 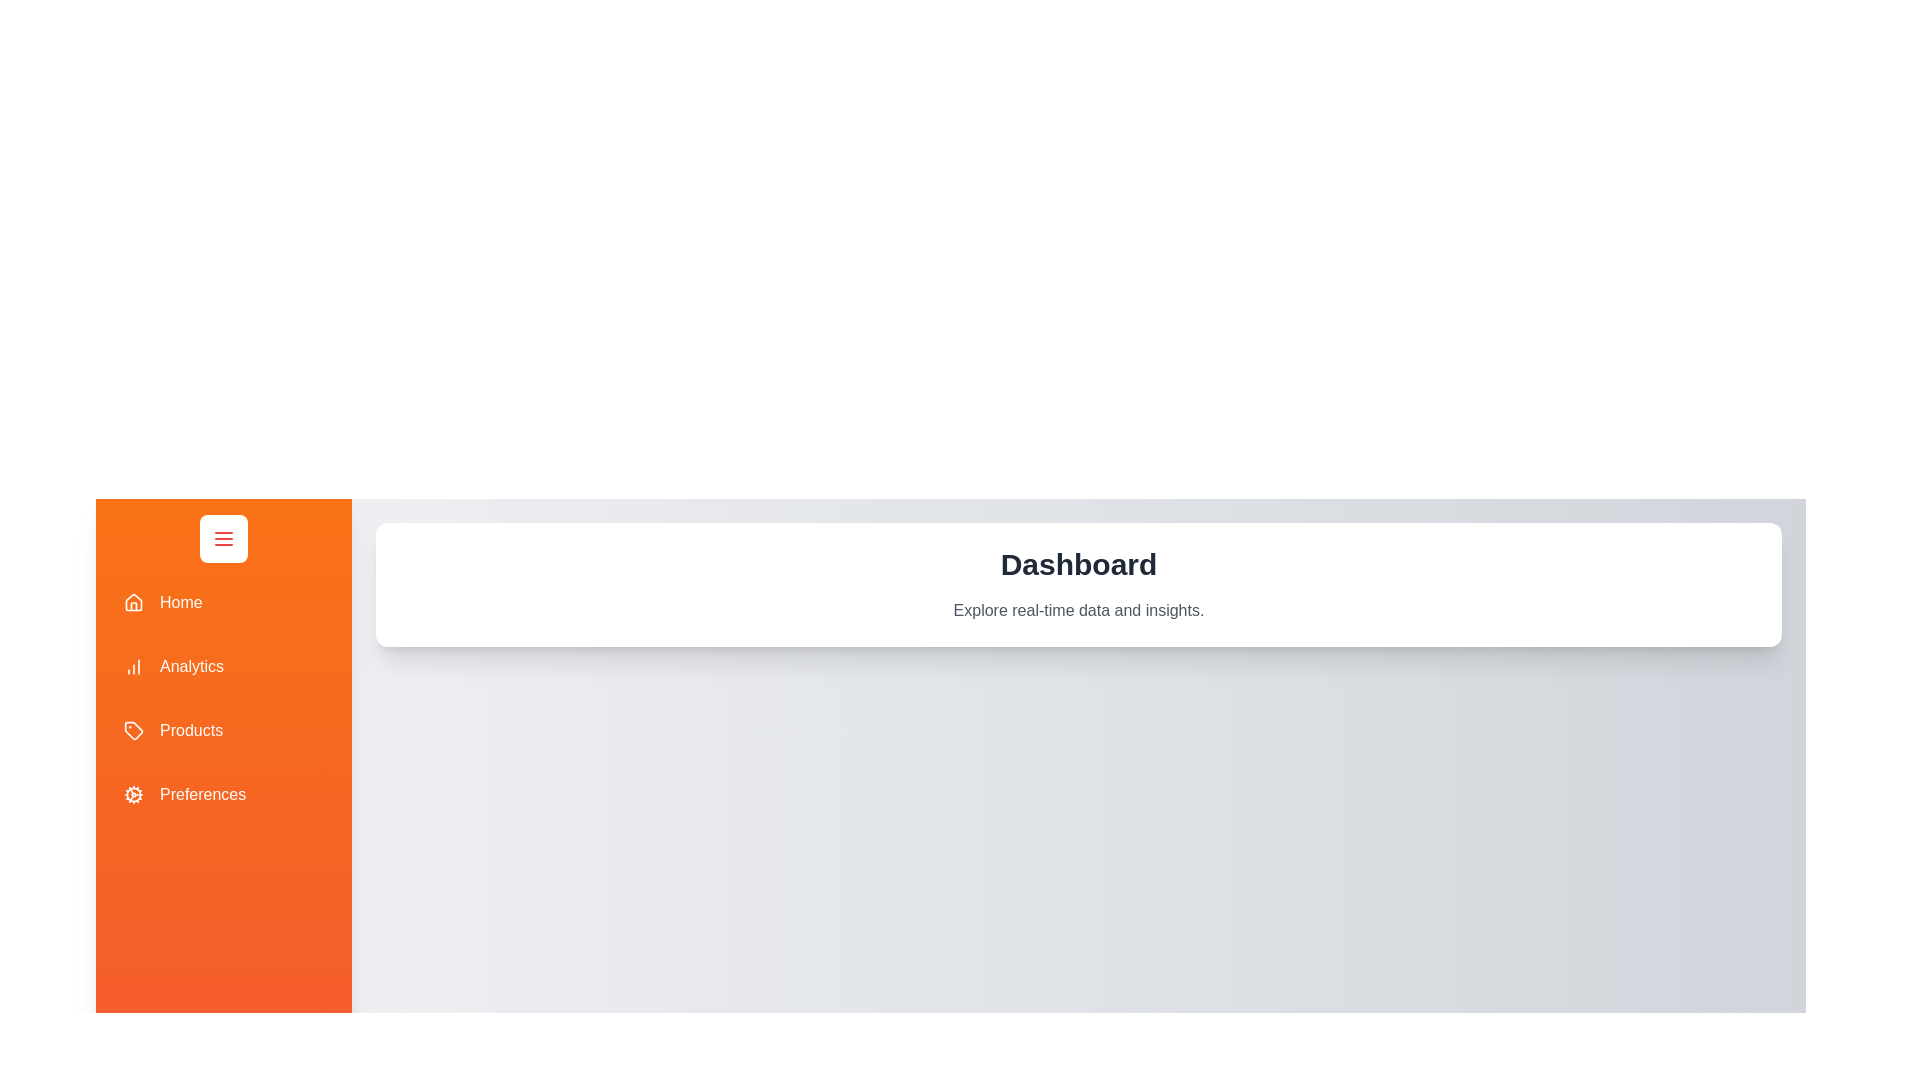 What do you see at coordinates (224, 731) in the screenshot?
I see `the drawer item labeled 'Products' to observe its hover effect` at bounding box center [224, 731].